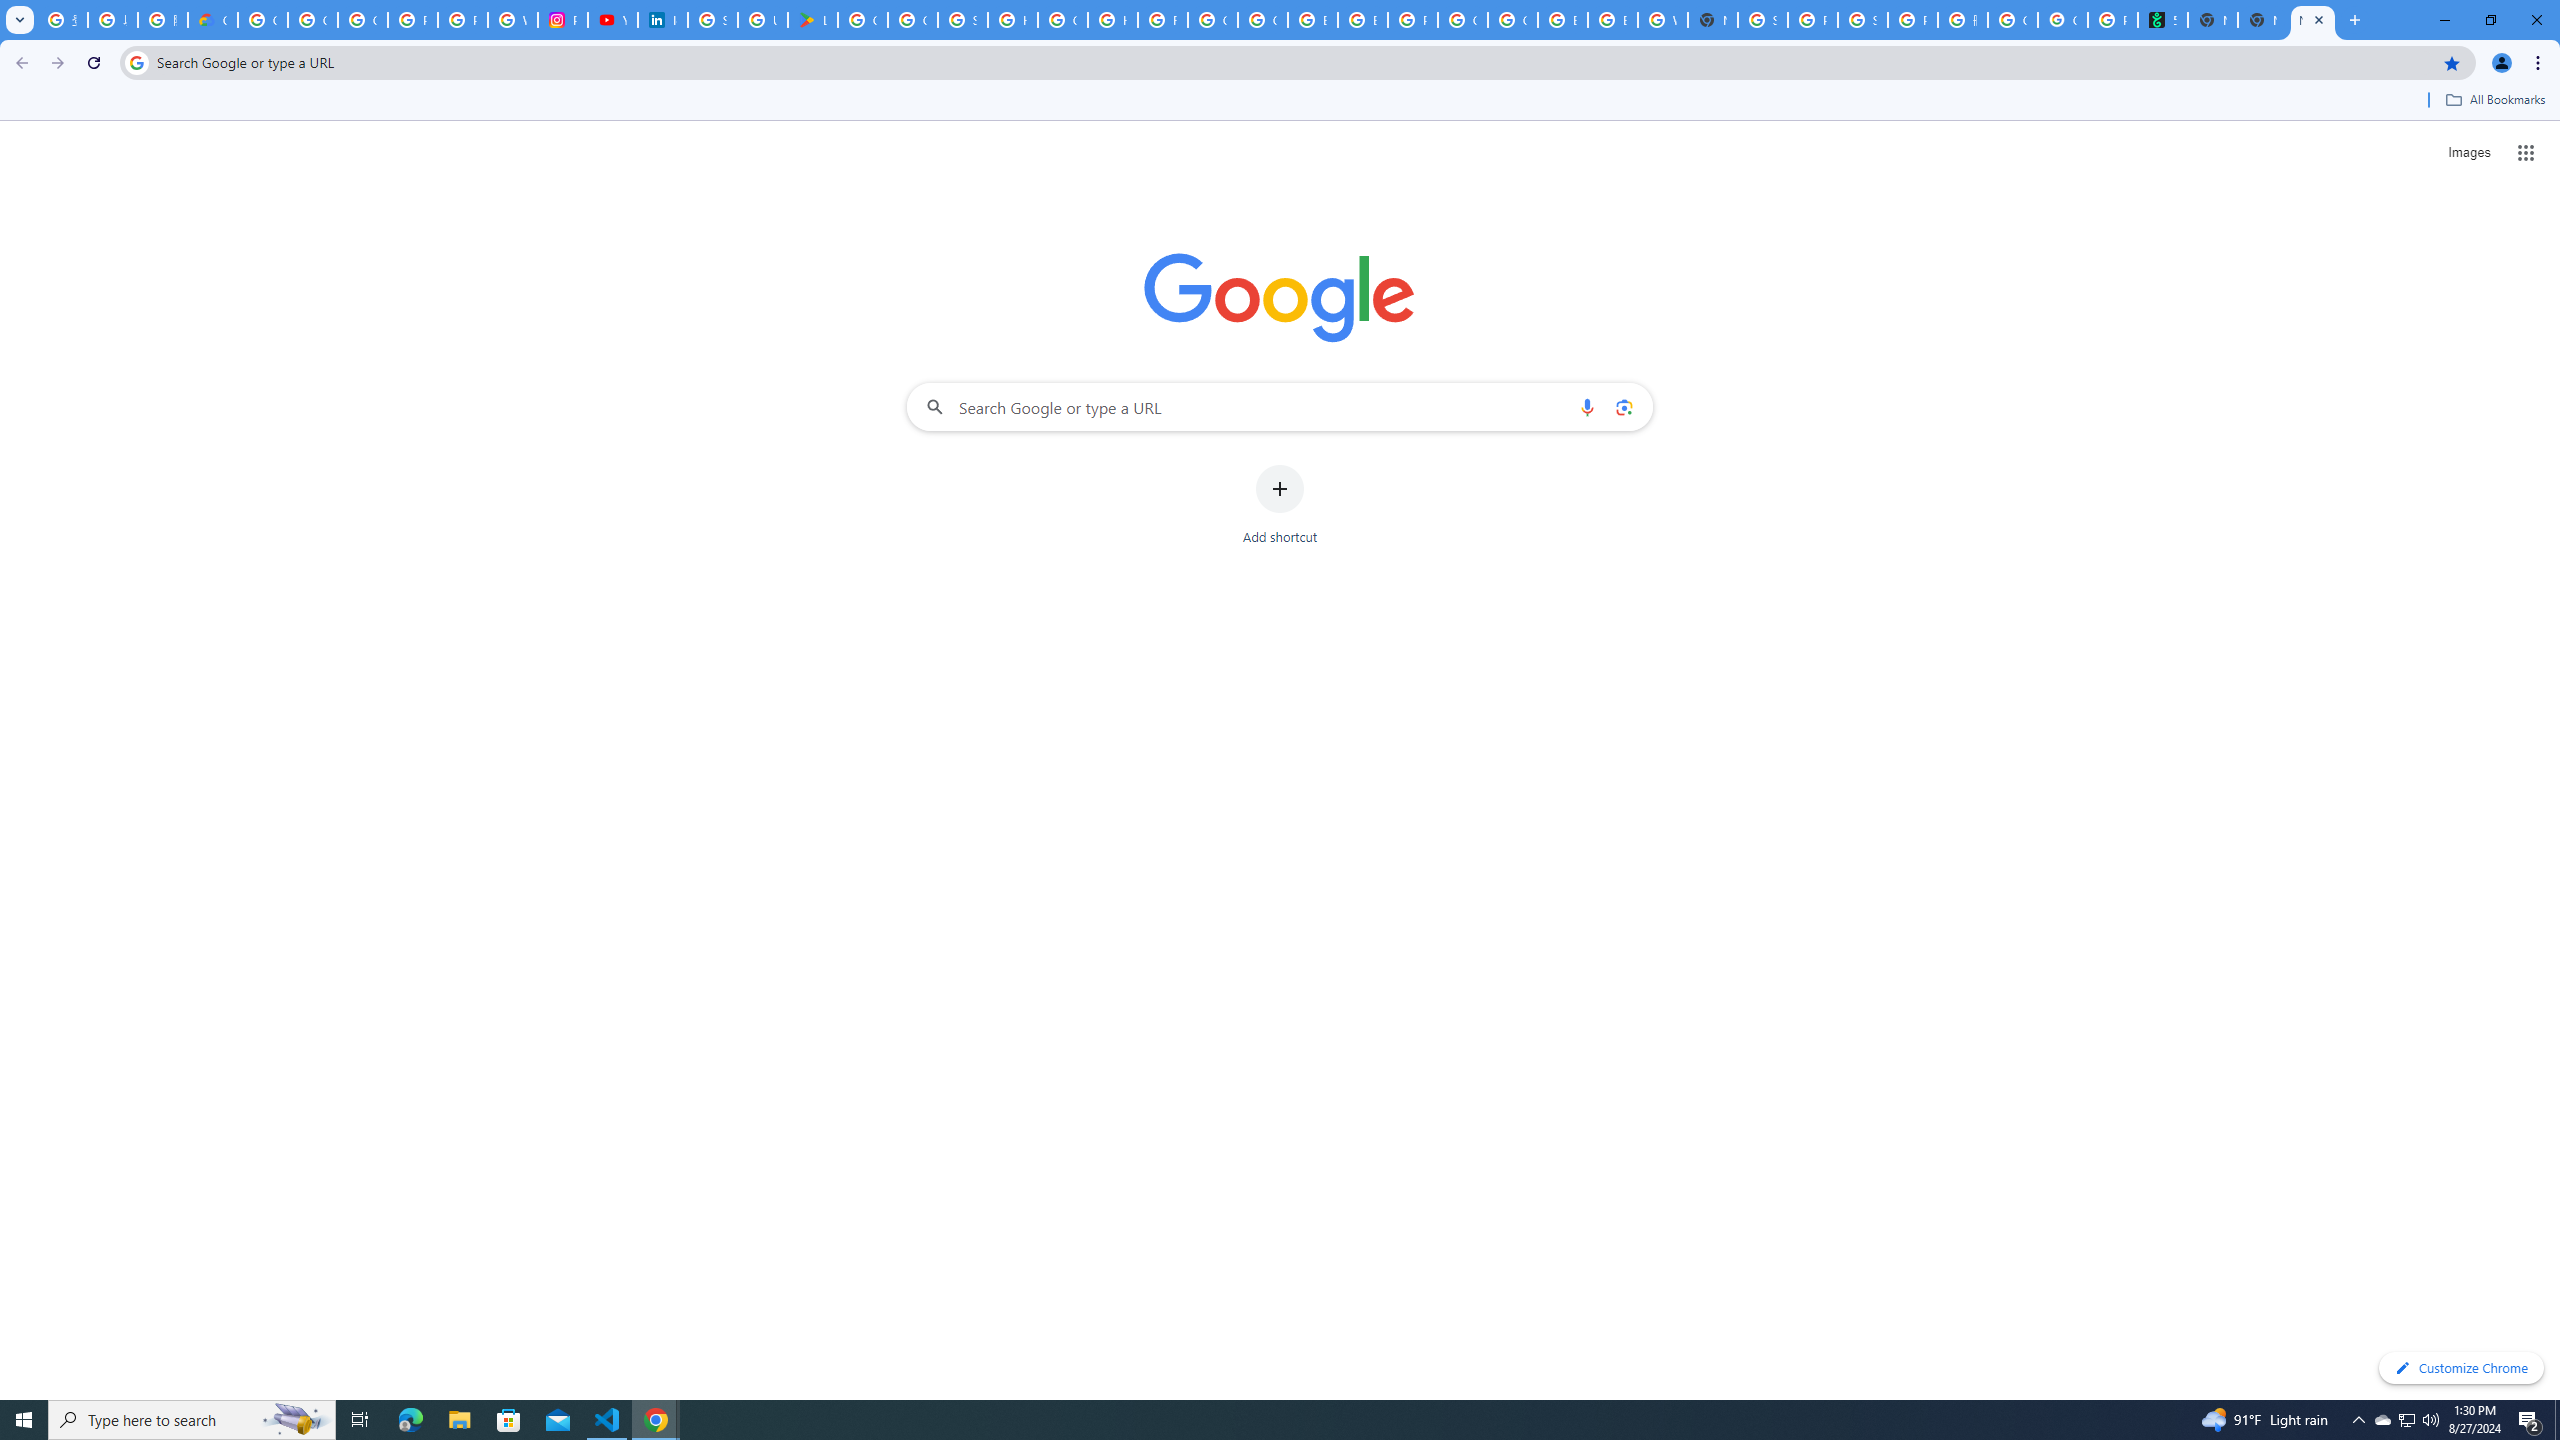 The width and height of the screenshot is (2560, 1440). What do you see at coordinates (612, 19) in the screenshot?
I see `'YouTube Culture & Trends - On The Rise: Handcam Videos'` at bounding box center [612, 19].